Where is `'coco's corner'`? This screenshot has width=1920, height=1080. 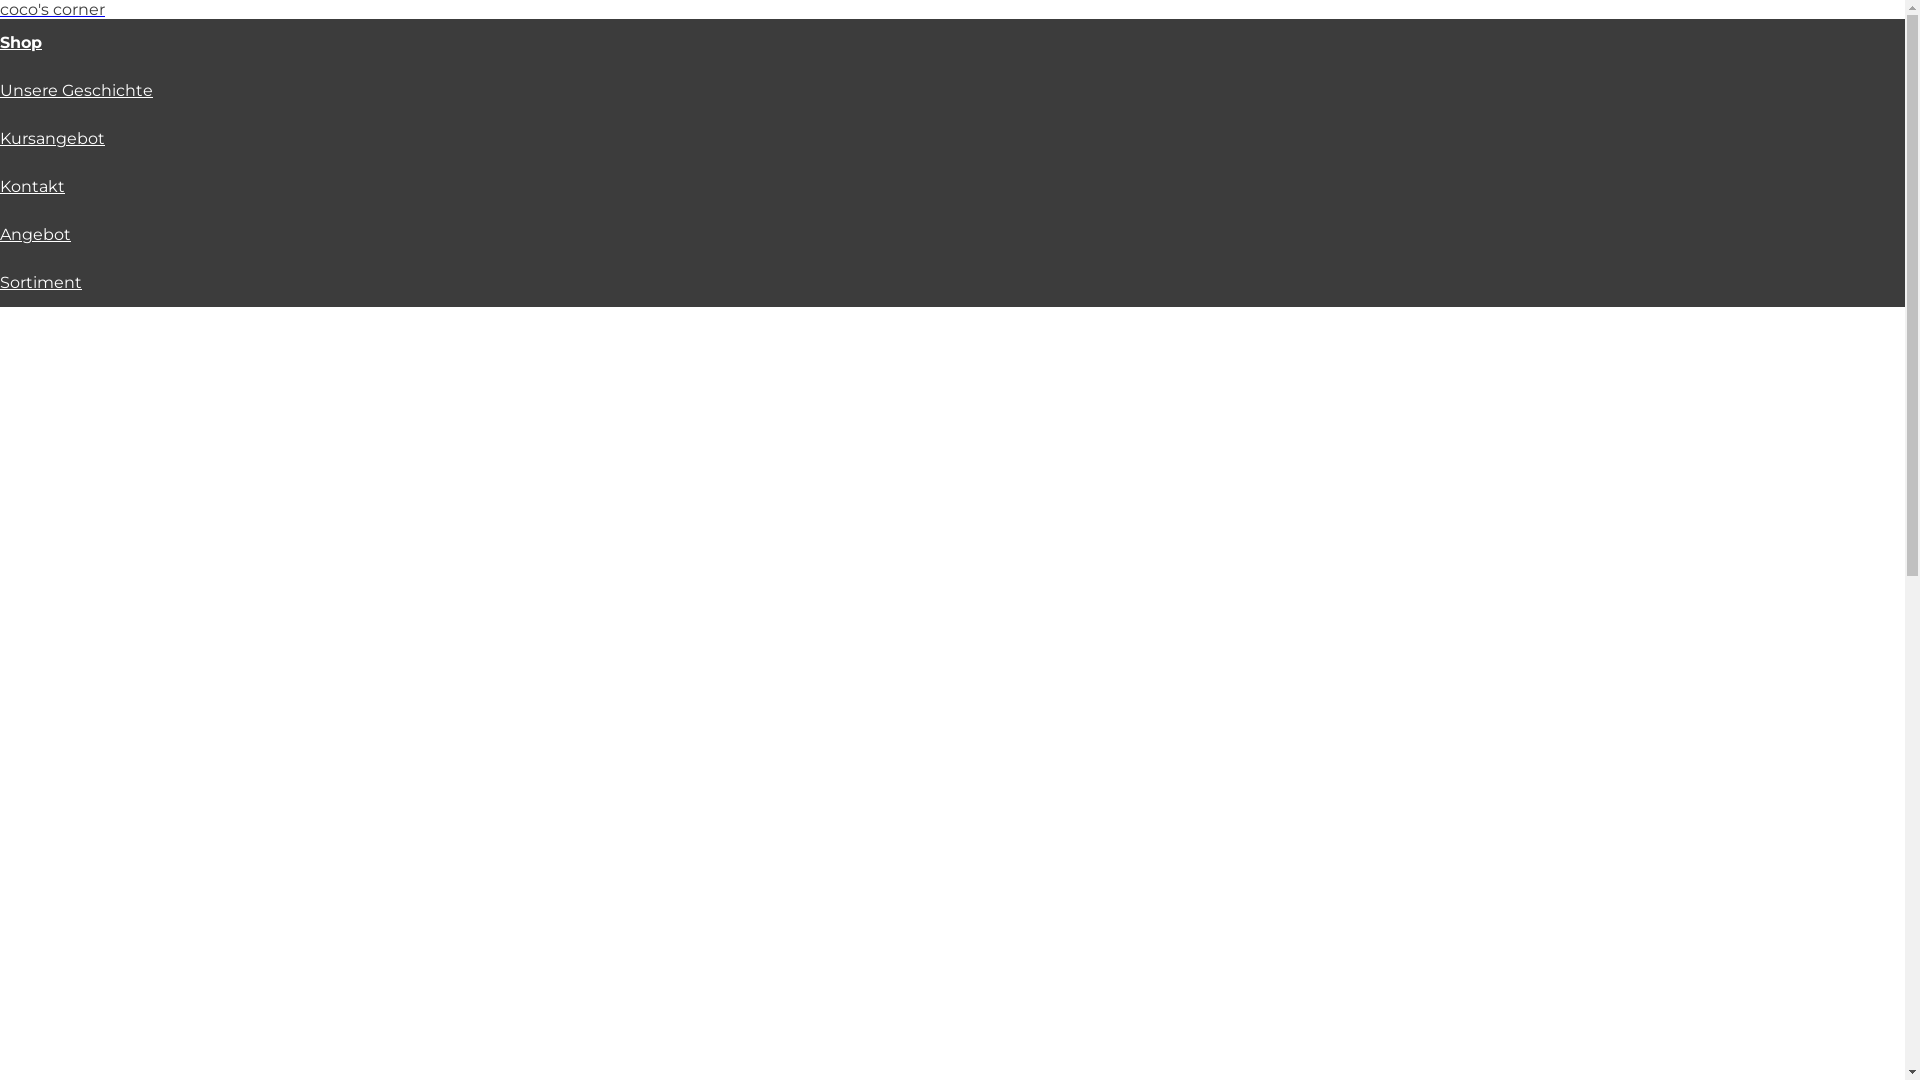 'coco's corner' is located at coordinates (52, 9).